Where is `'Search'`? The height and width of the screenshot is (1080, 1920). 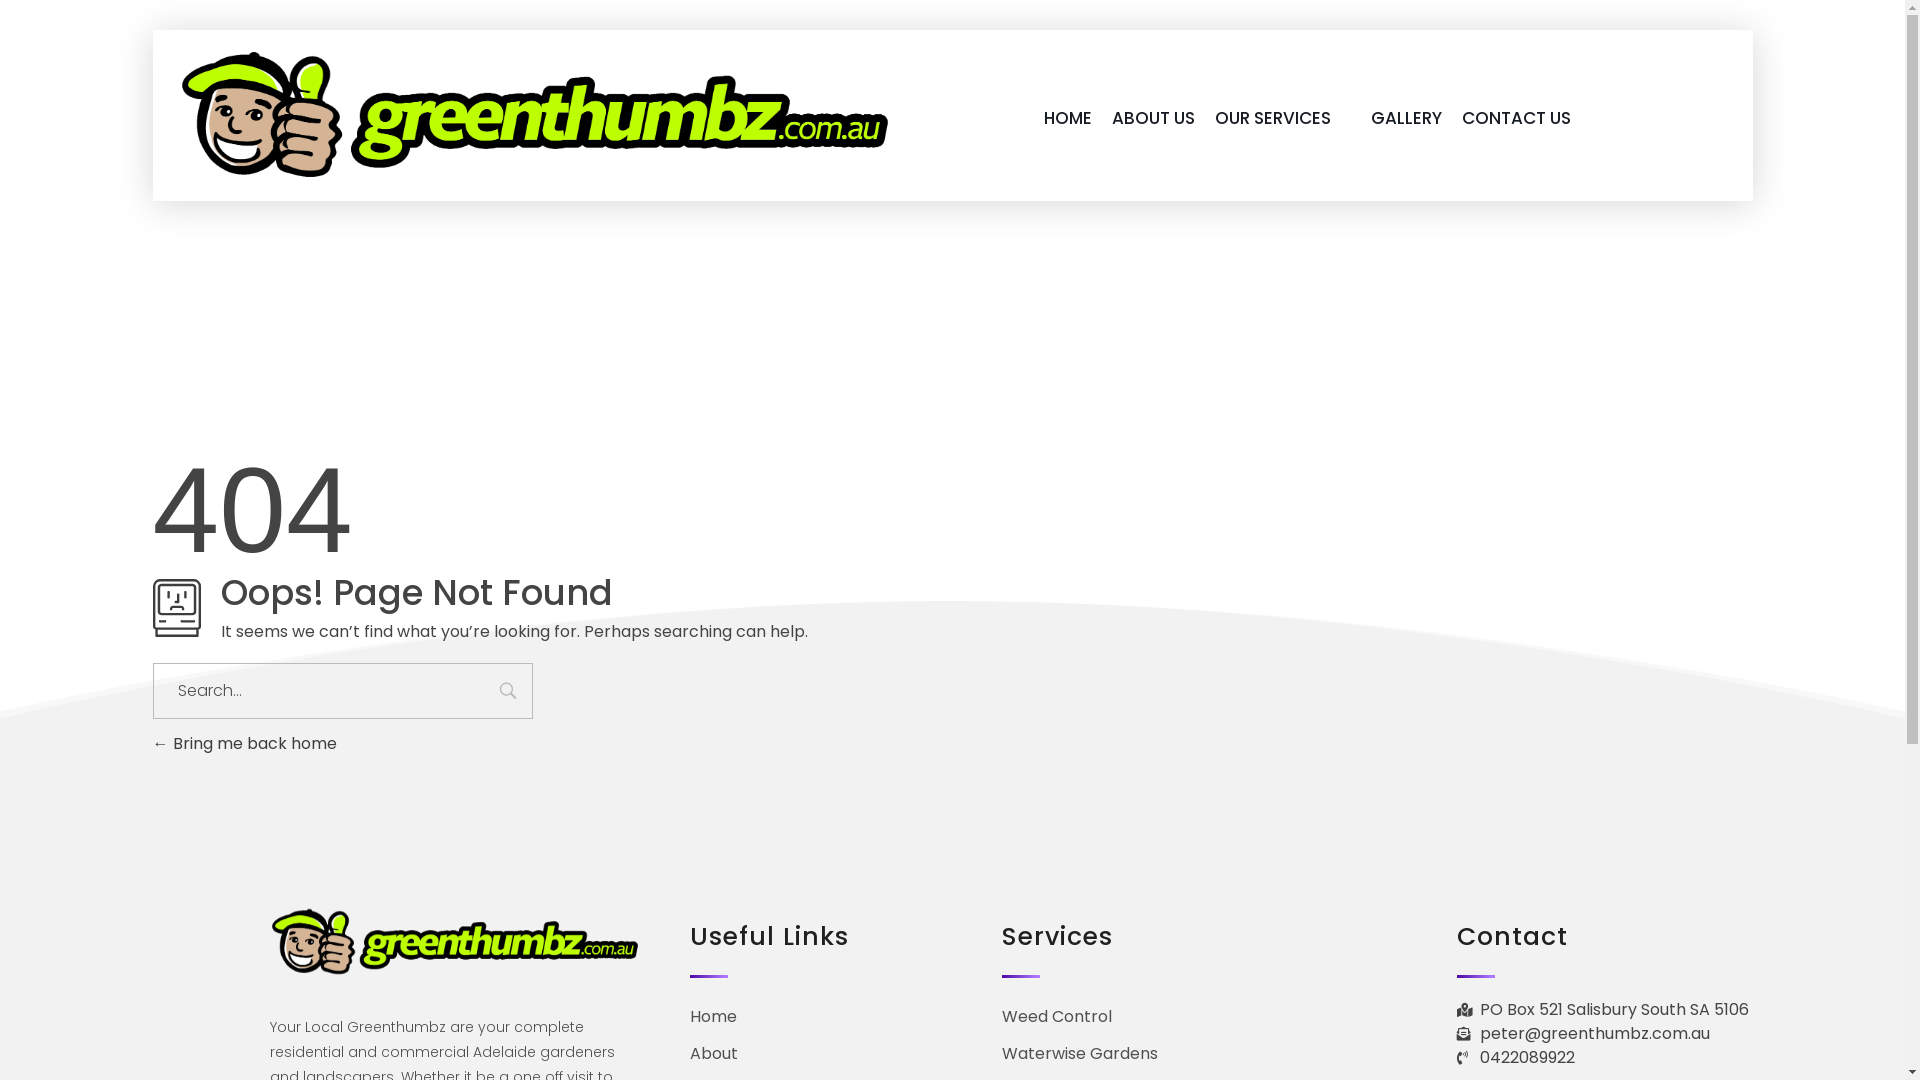
'Search' is located at coordinates (488, 692).